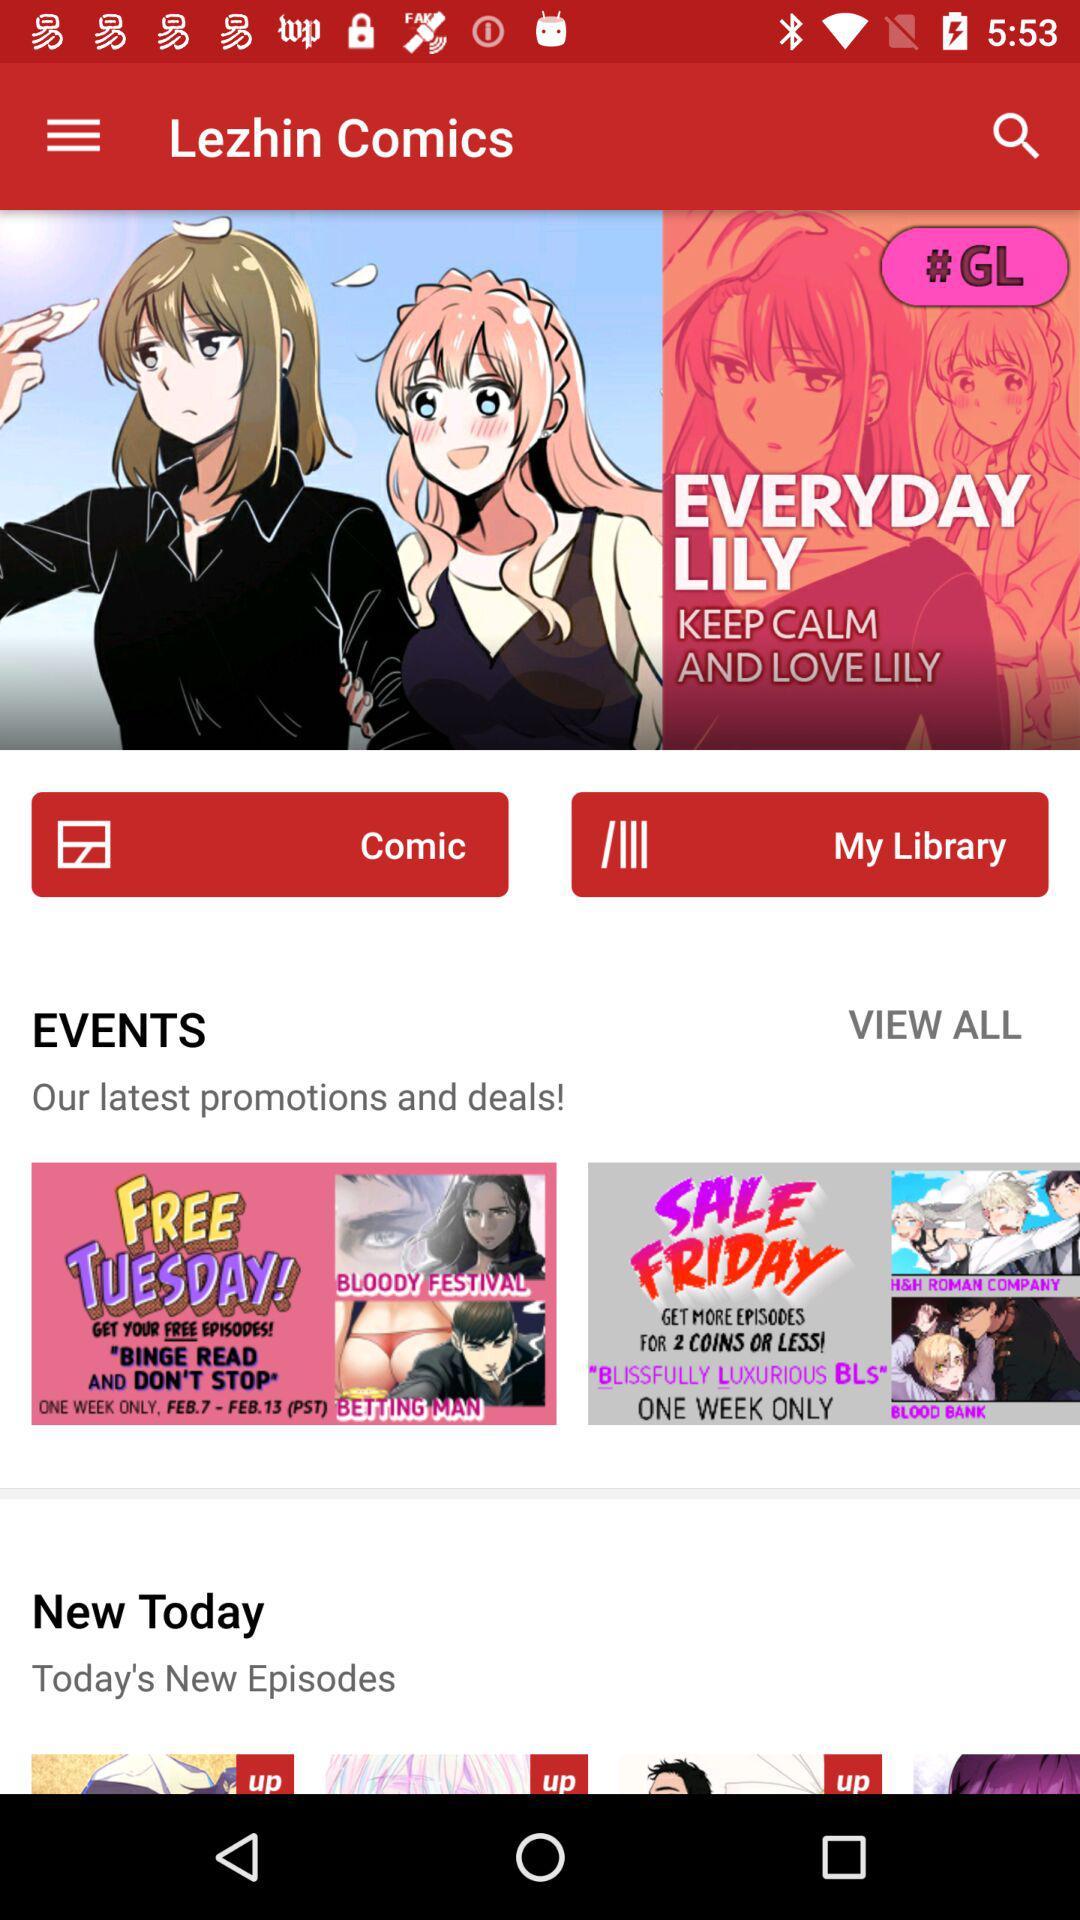 The height and width of the screenshot is (1920, 1080). What do you see at coordinates (293, 1293) in the screenshot?
I see `launch advertisement` at bounding box center [293, 1293].